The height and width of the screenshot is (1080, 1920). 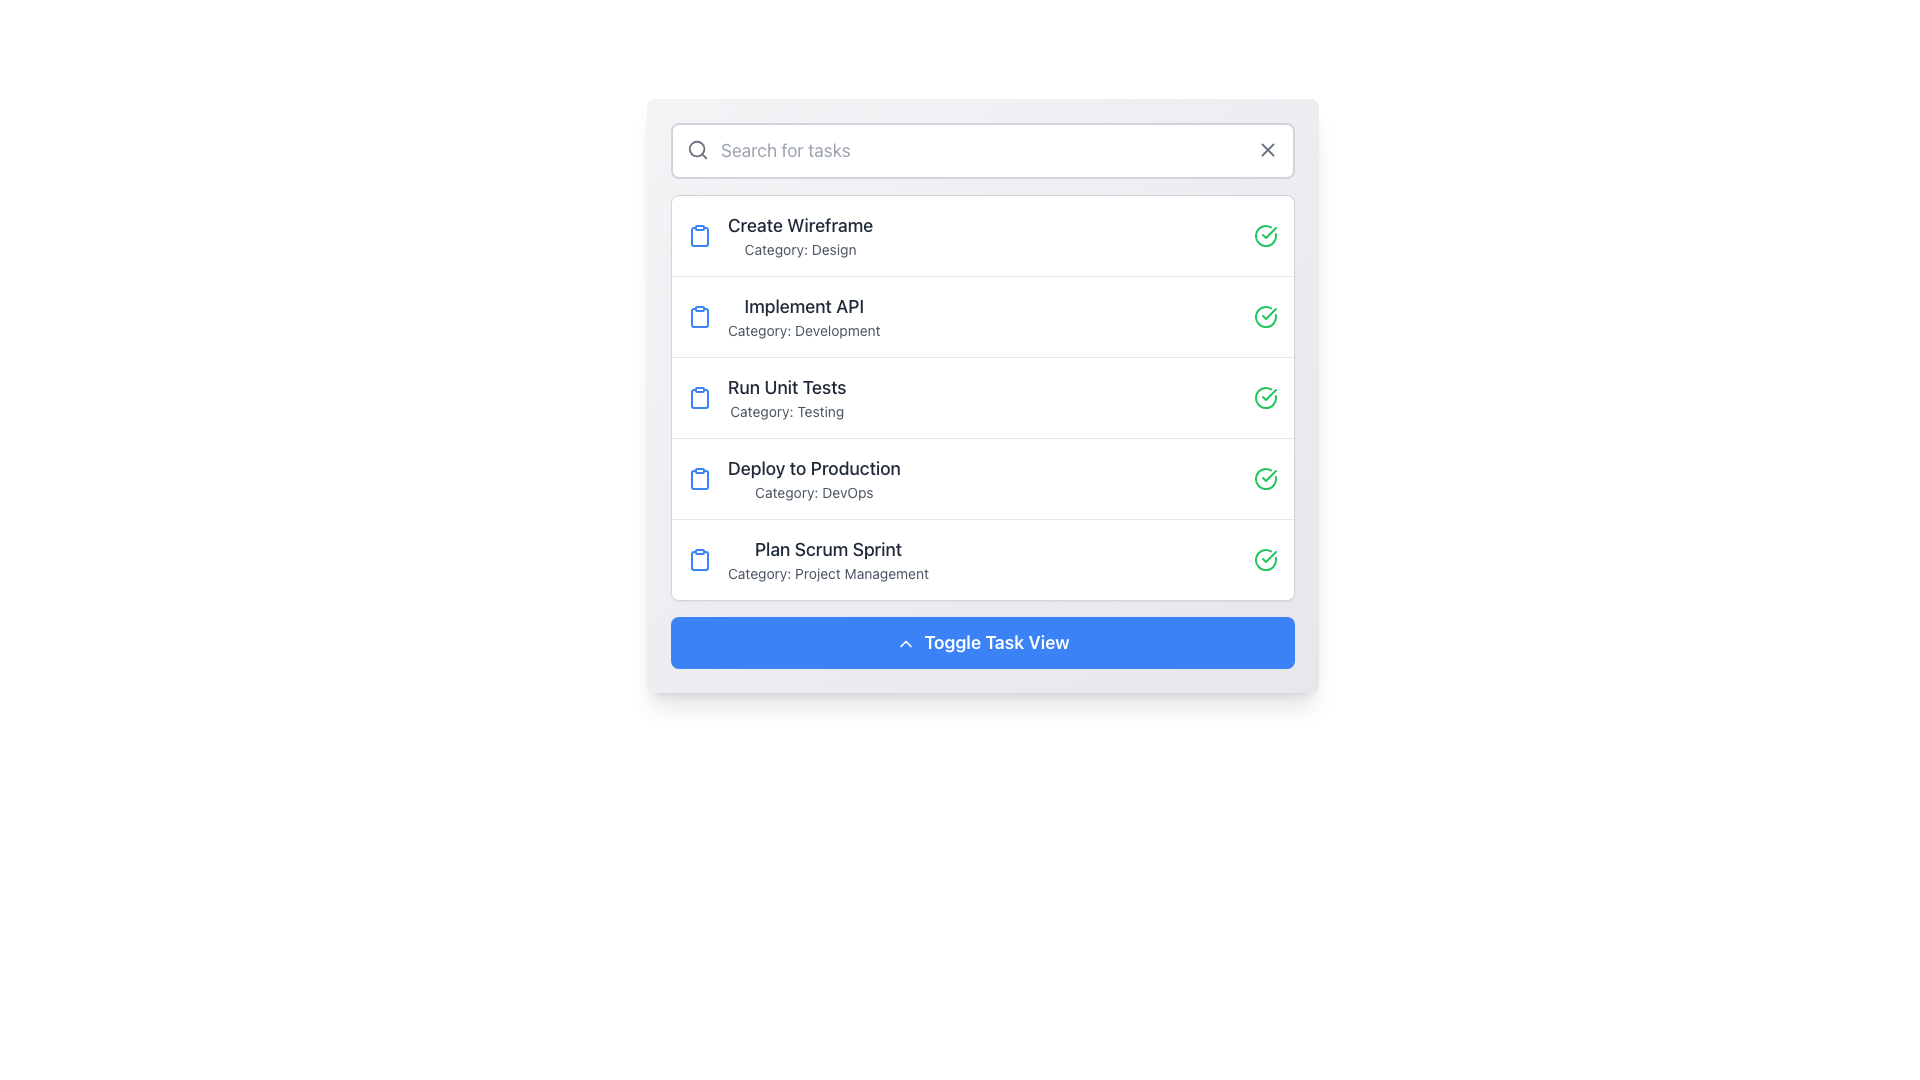 What do you see at coordinates (793, 478) in the screenshot?
I see `the Task entry with the title 'Deploy to Production' and subtitle 'Category: DevOps', which includes a blue clipboard icon, located in the fourth position of a vertical list of task items` at bounding box center [793, 478].